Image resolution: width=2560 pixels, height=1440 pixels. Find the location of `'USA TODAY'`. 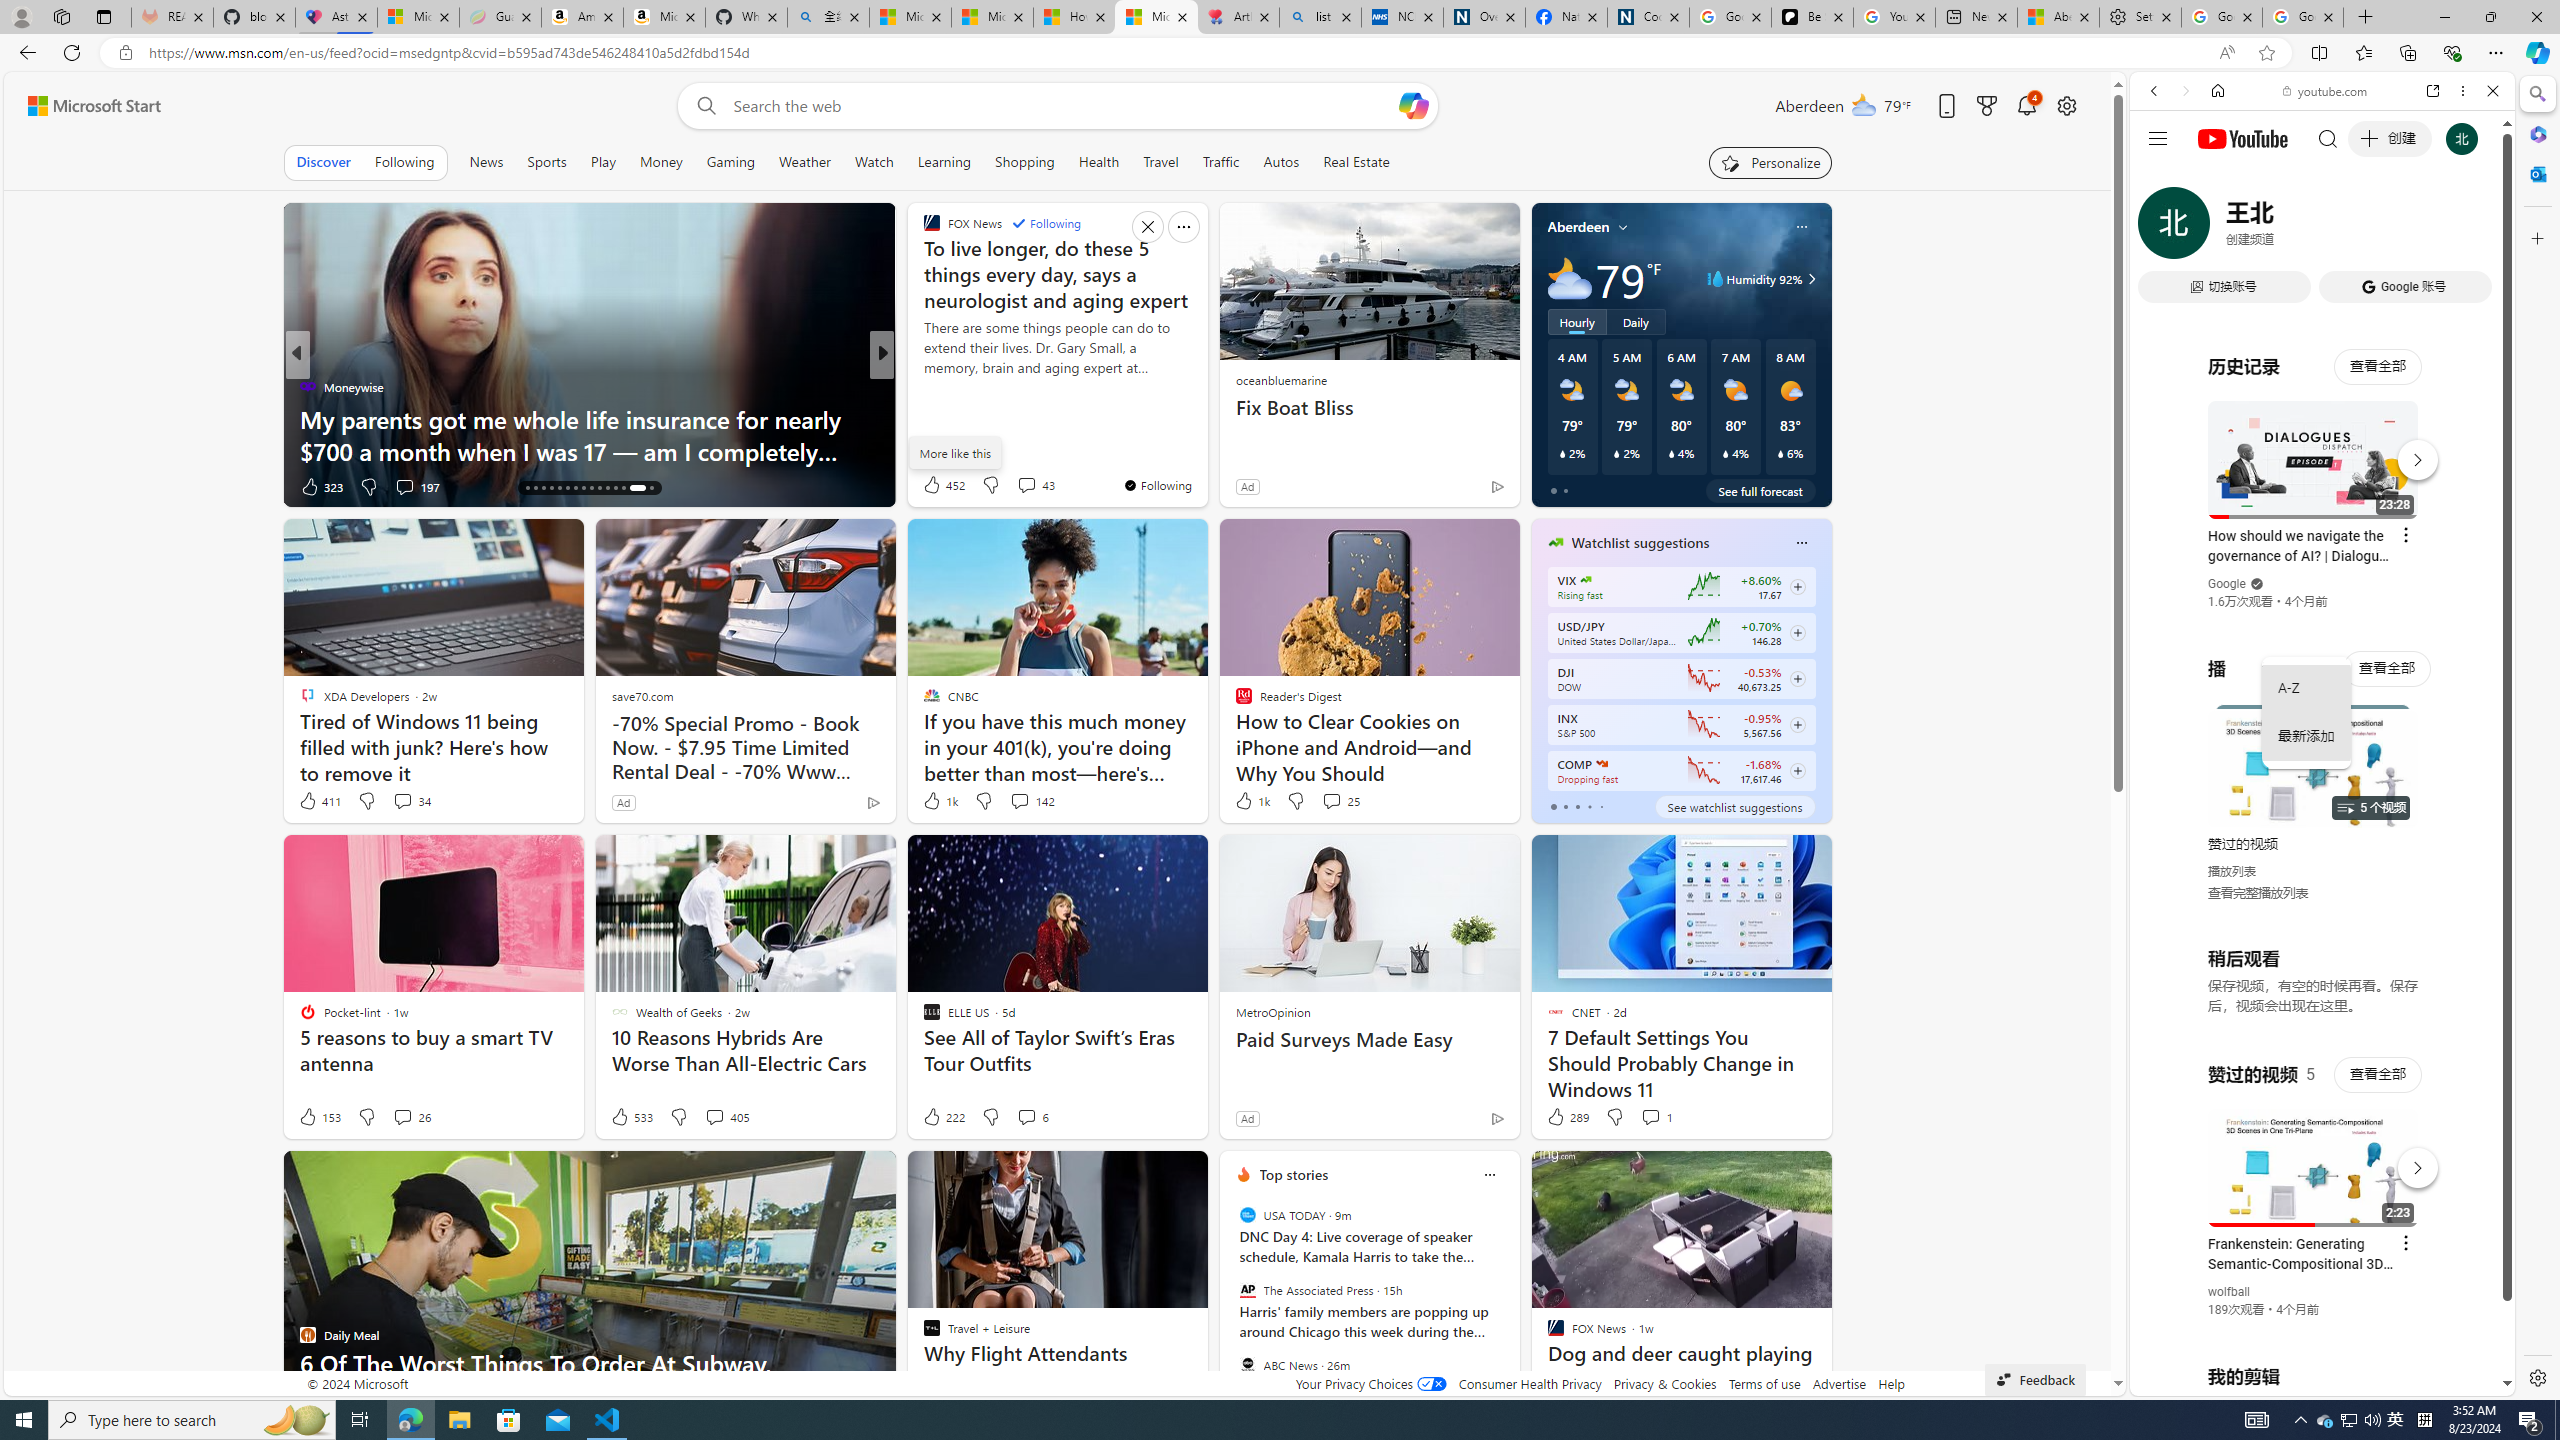

'USA TODAY' is located at coordinates (1247, 1214).